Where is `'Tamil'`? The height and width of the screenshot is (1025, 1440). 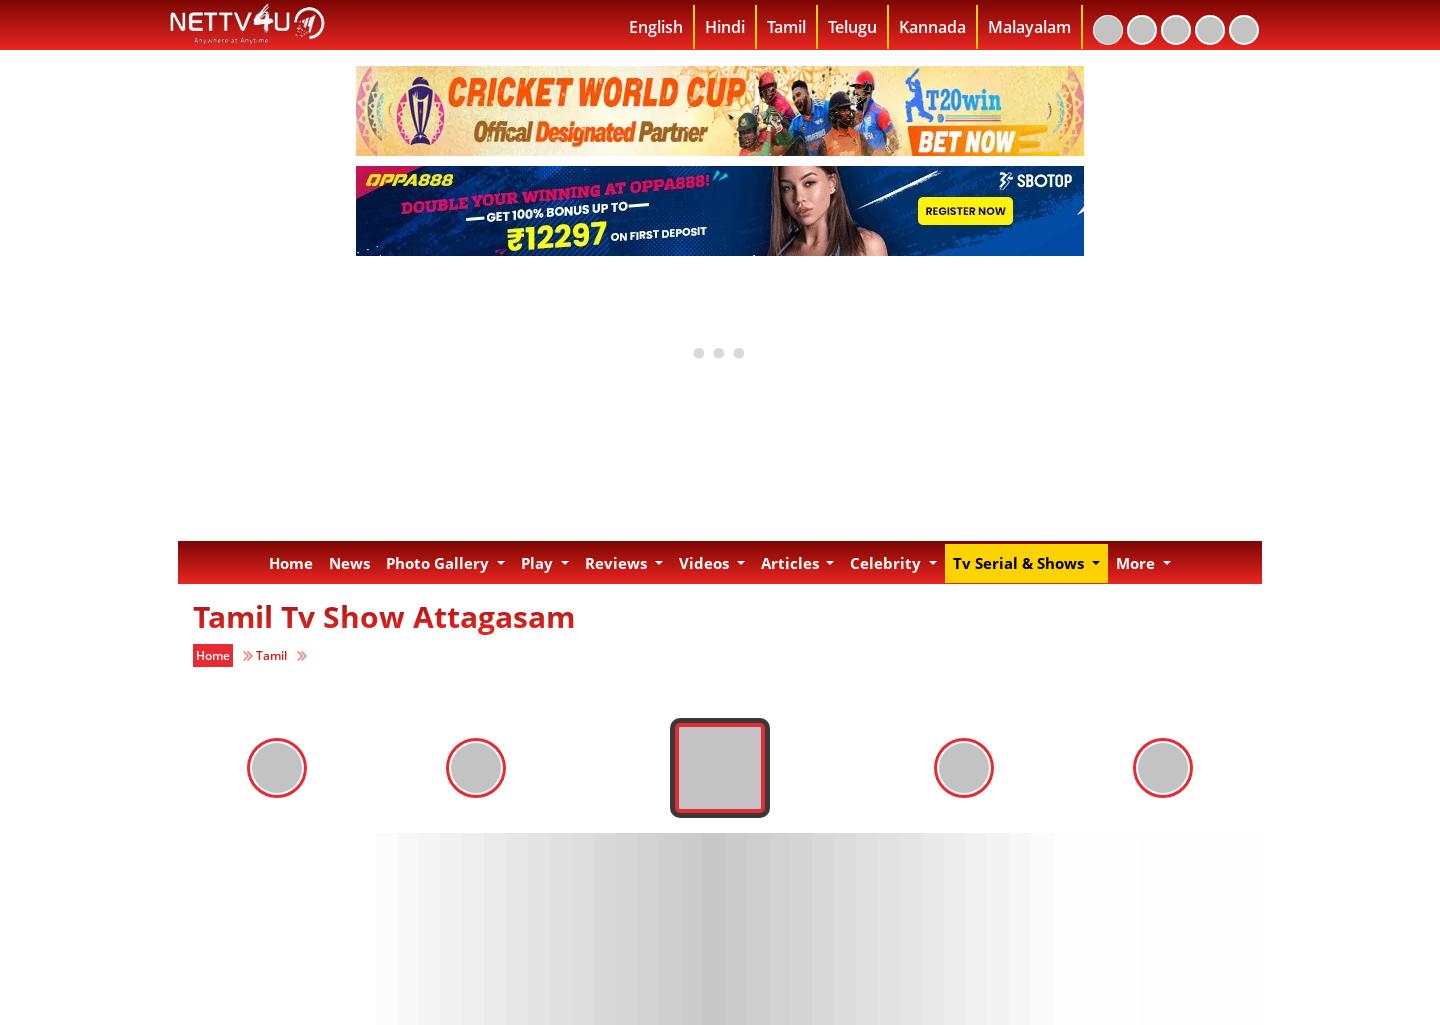
'Tamil' is located at coordinates (270, 654).